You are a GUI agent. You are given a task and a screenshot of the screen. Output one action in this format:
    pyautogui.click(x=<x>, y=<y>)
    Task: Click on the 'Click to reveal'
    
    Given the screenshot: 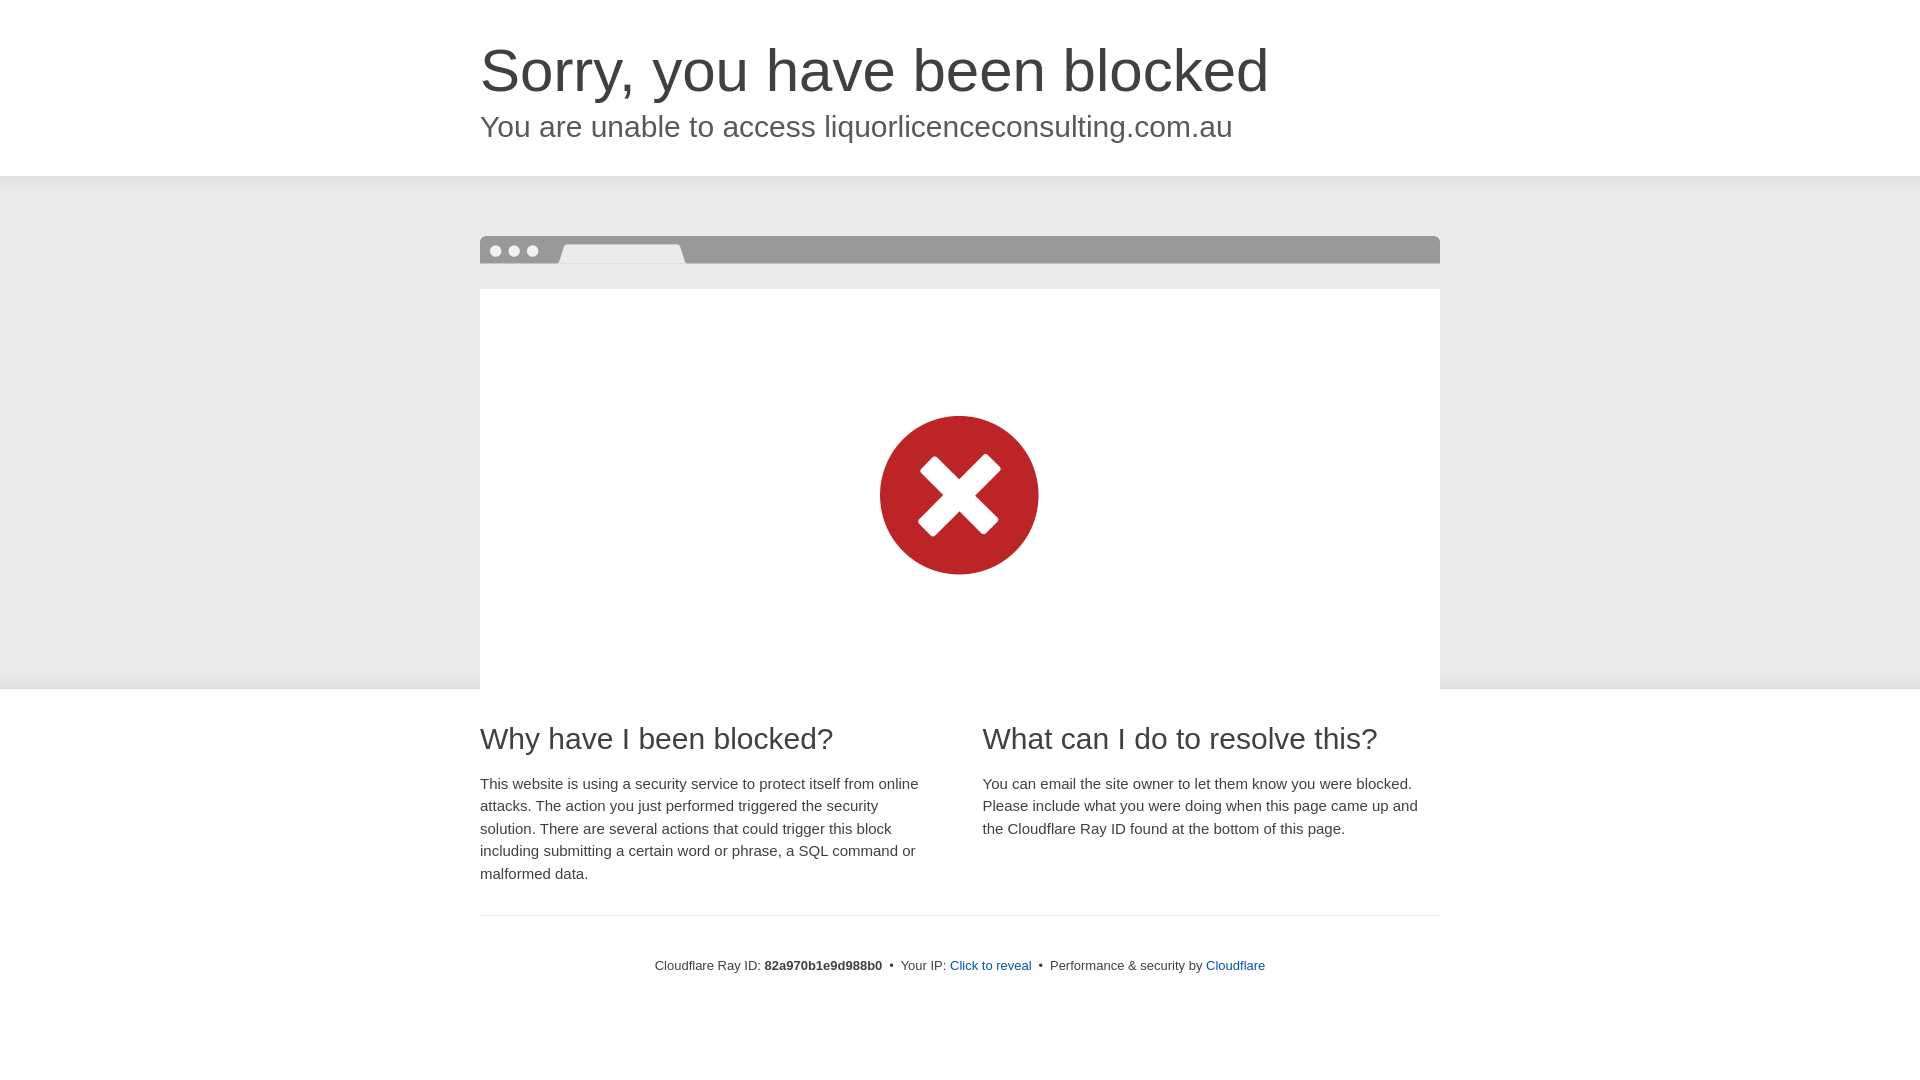 What is the action you would take?
    pyautogui.click(x=990, y=964)
    